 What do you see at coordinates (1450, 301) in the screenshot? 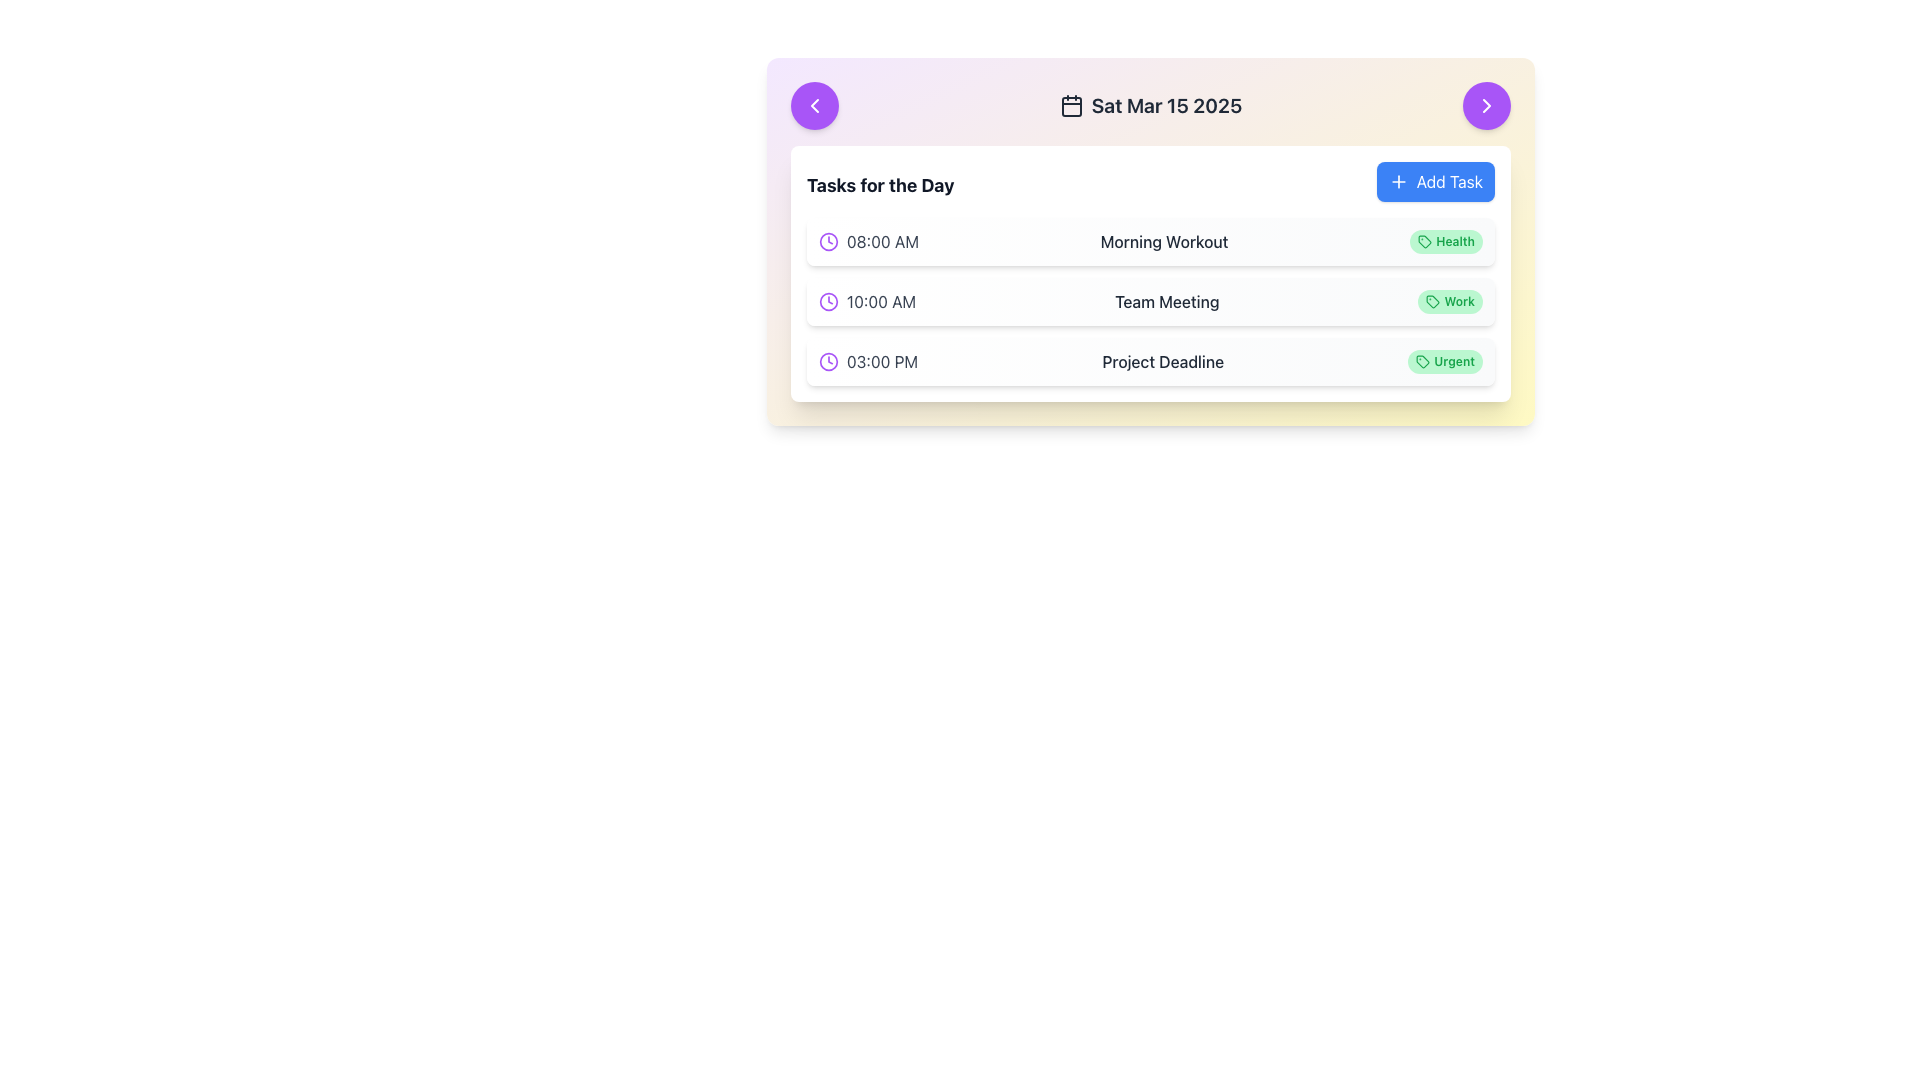
I see `text 'Work' from the green rounded rectangular Tag Label element located to the right of 'Team Meeting' in the 'Tasks for the Day' section` at bounding box center [1450, 301].